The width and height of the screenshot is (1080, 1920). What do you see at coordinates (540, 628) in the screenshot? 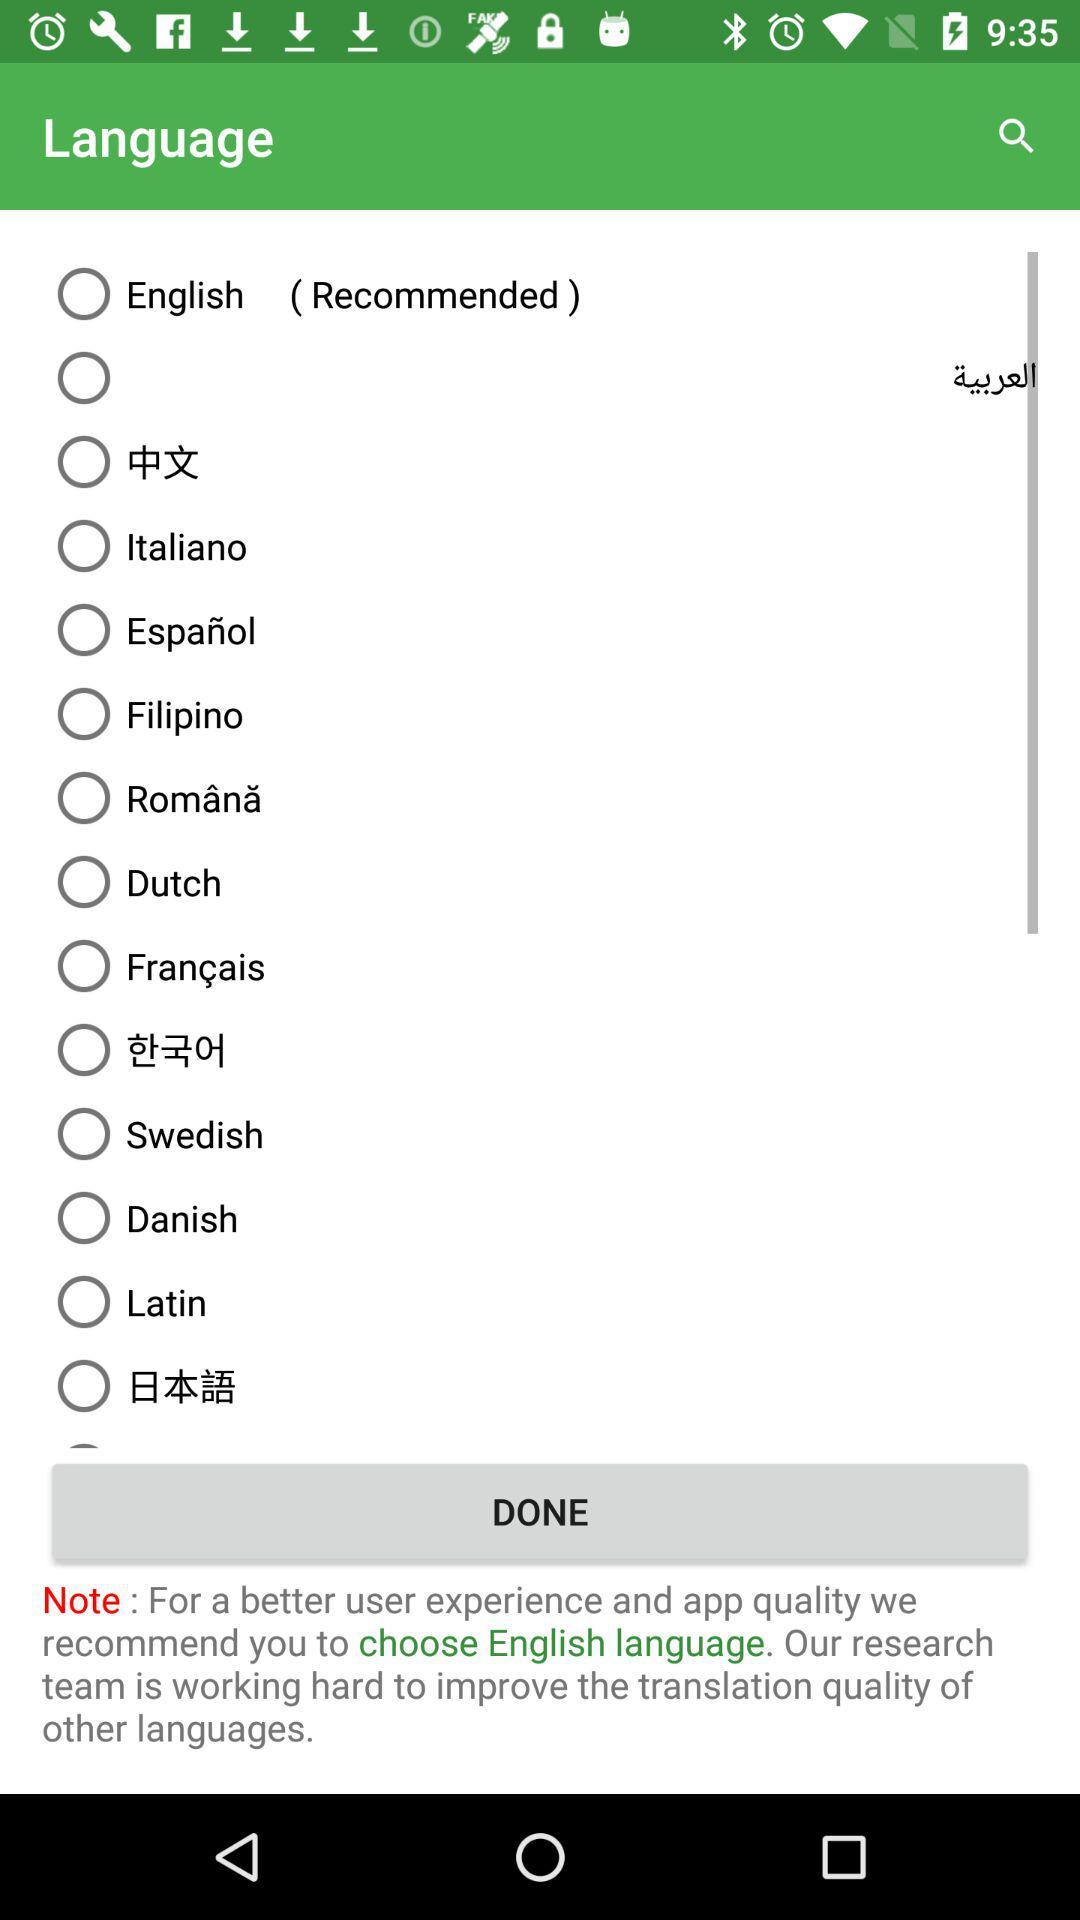
I see `the item below the italiano icon` at bounding box center [540, 628].